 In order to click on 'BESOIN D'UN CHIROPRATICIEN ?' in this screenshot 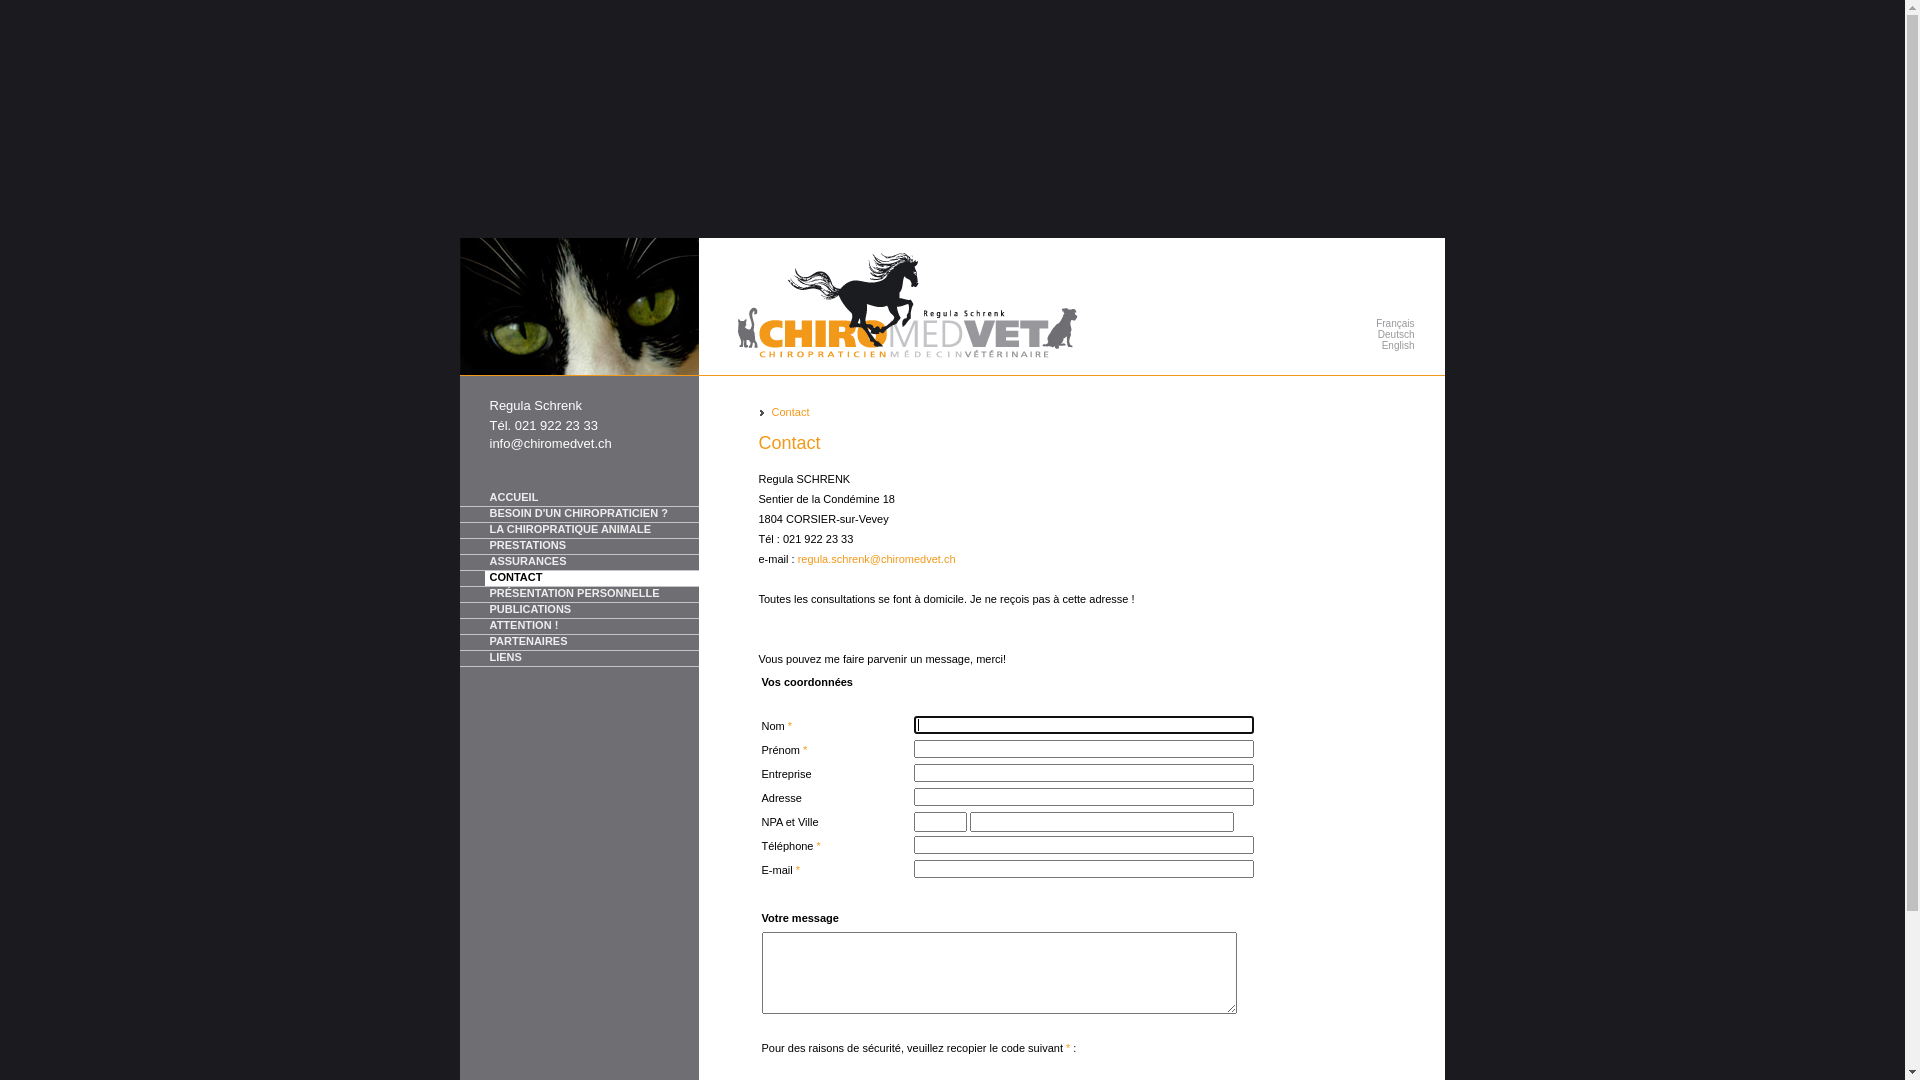, I will do `click(578, 514)`.